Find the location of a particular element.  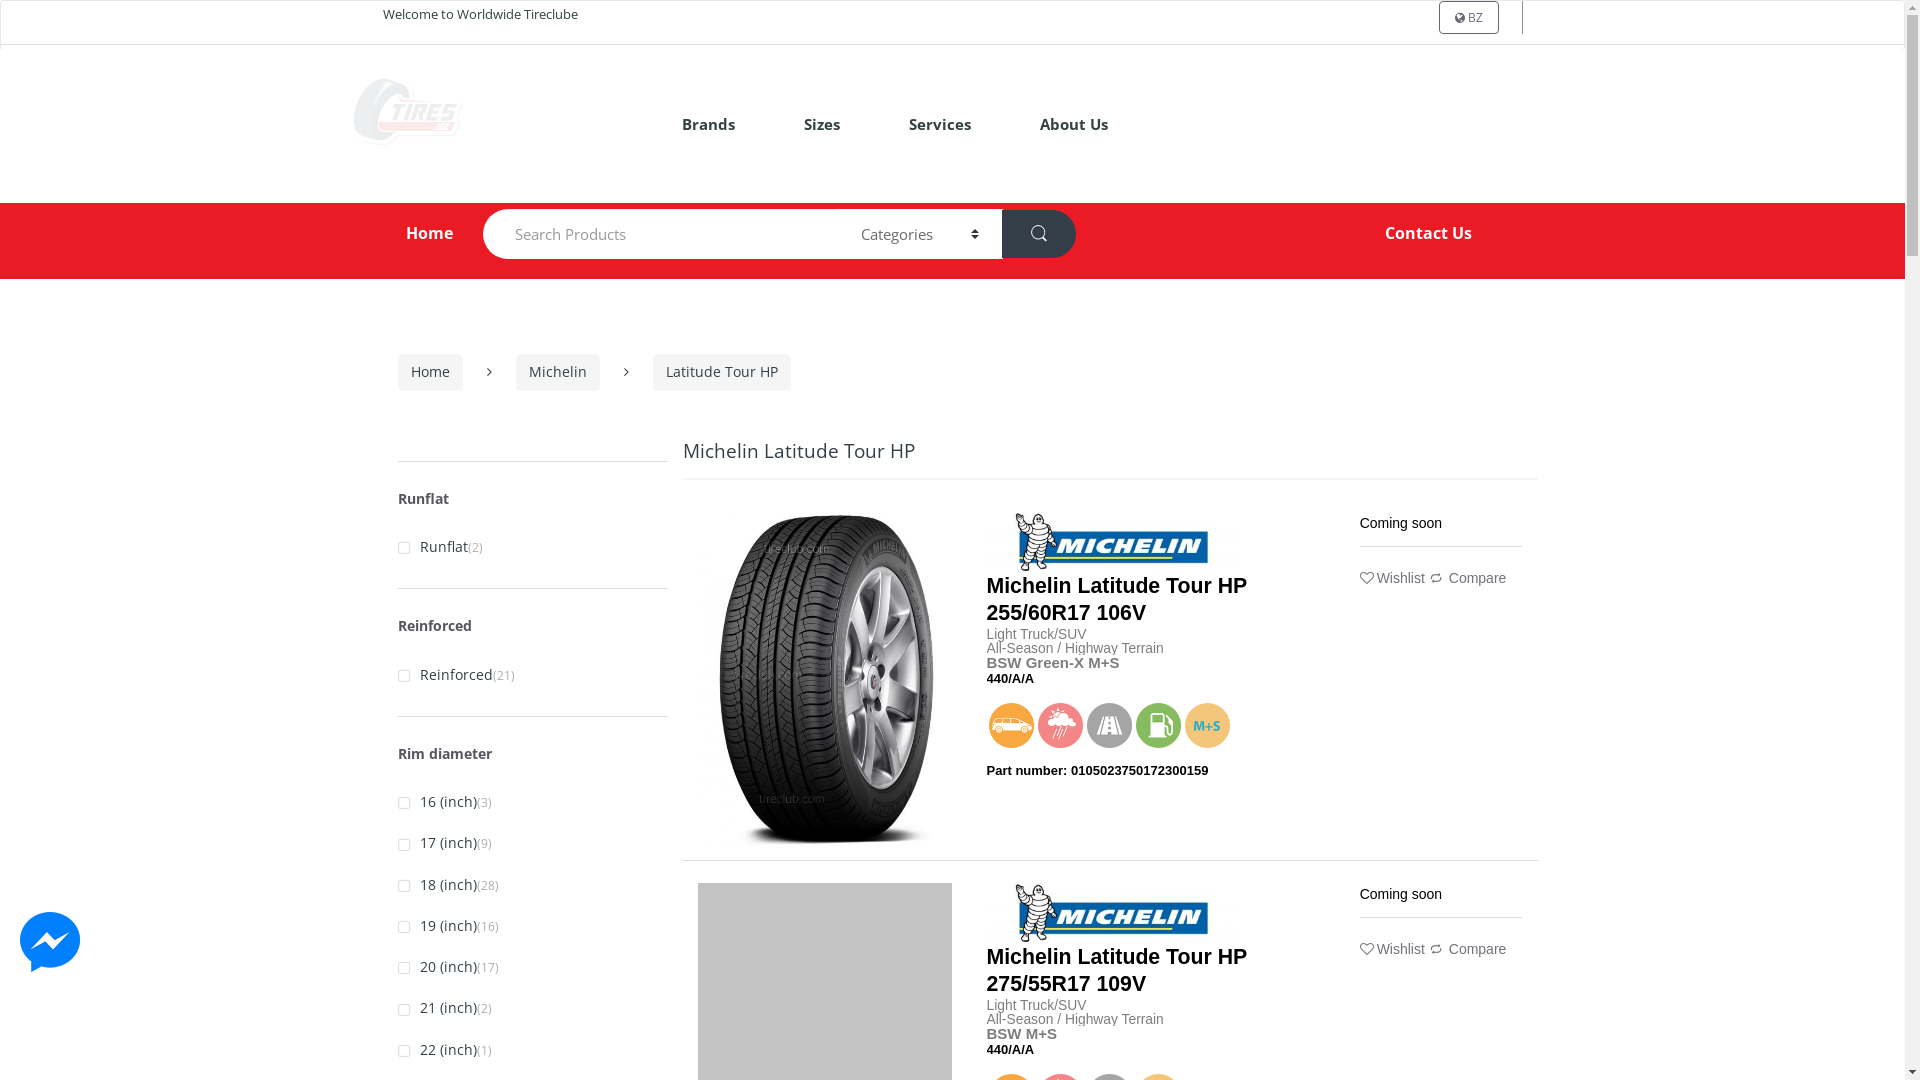

'Contact Us' is located at coordinates (1427, 231).